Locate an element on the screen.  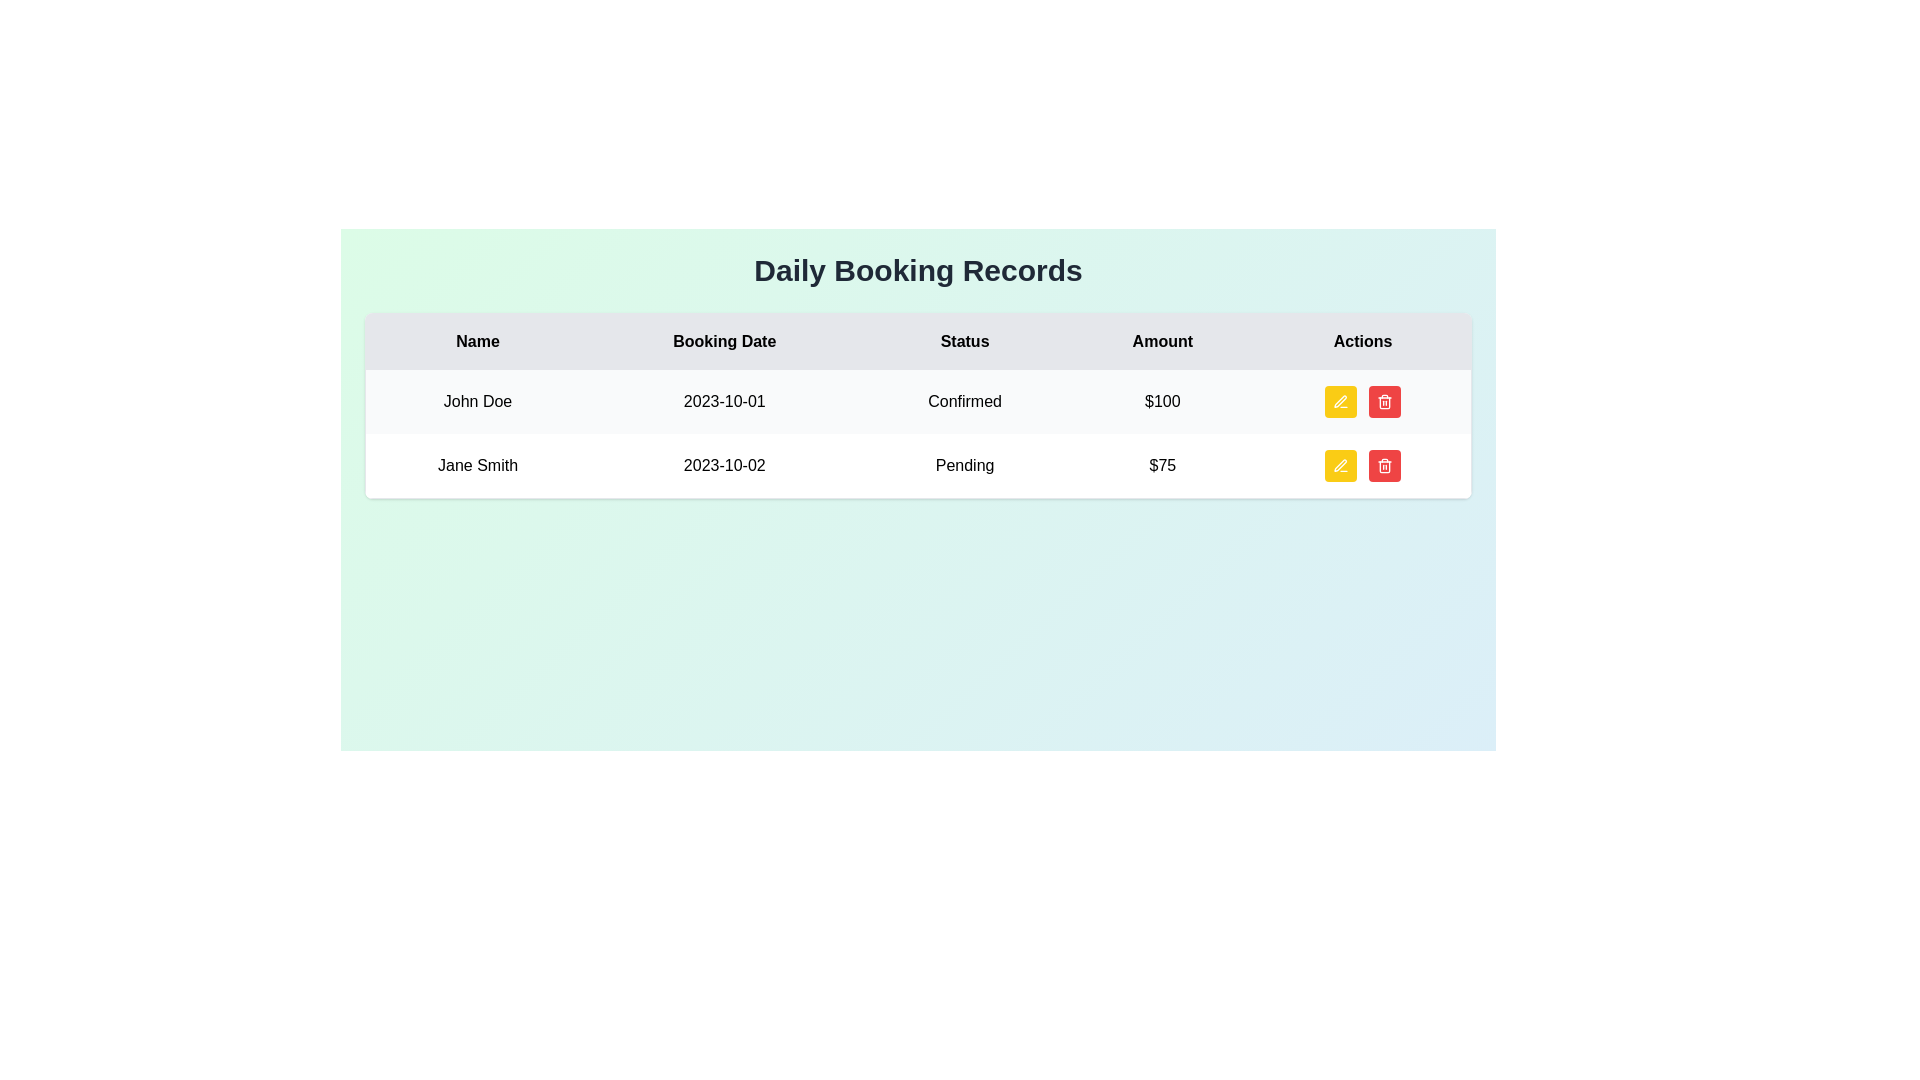
the pen icon button located in the Actions column of the second row is located at coordinates (1340, 465).